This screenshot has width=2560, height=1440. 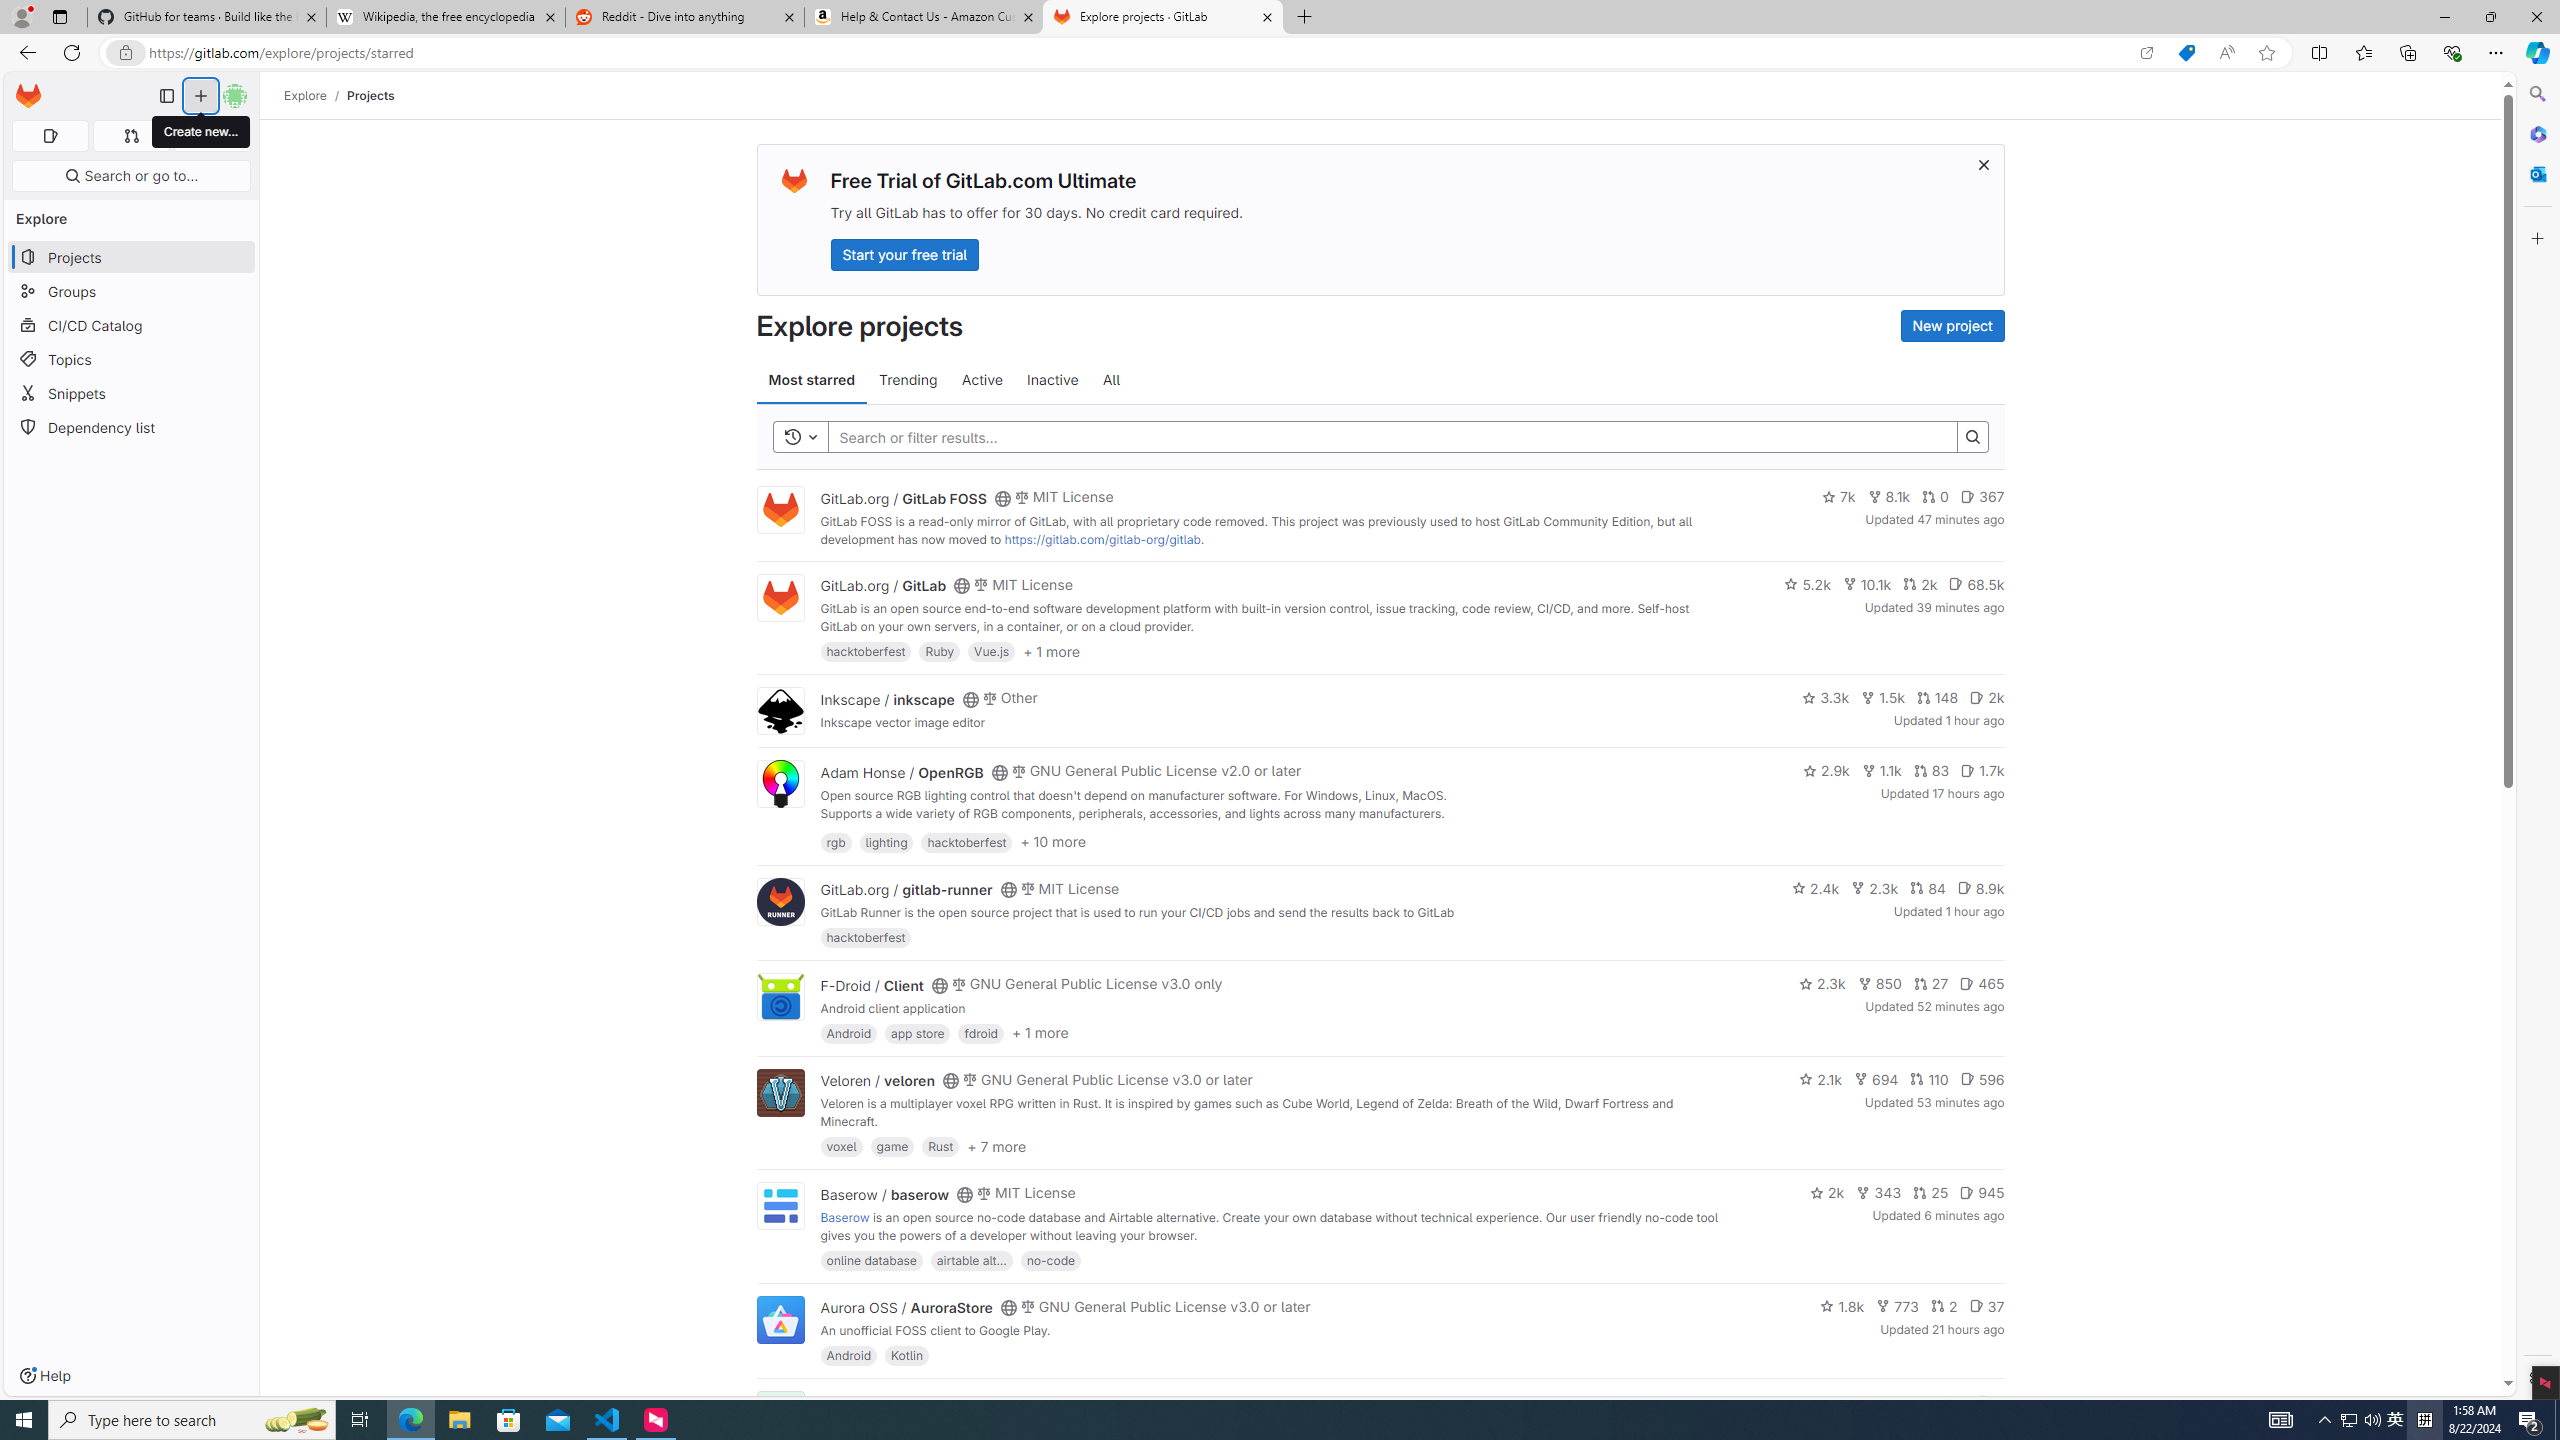 What do you see at coordinates (1826, 1192) in the screenshot?
I see `'2k'` at bounding box center [1826, 1192].